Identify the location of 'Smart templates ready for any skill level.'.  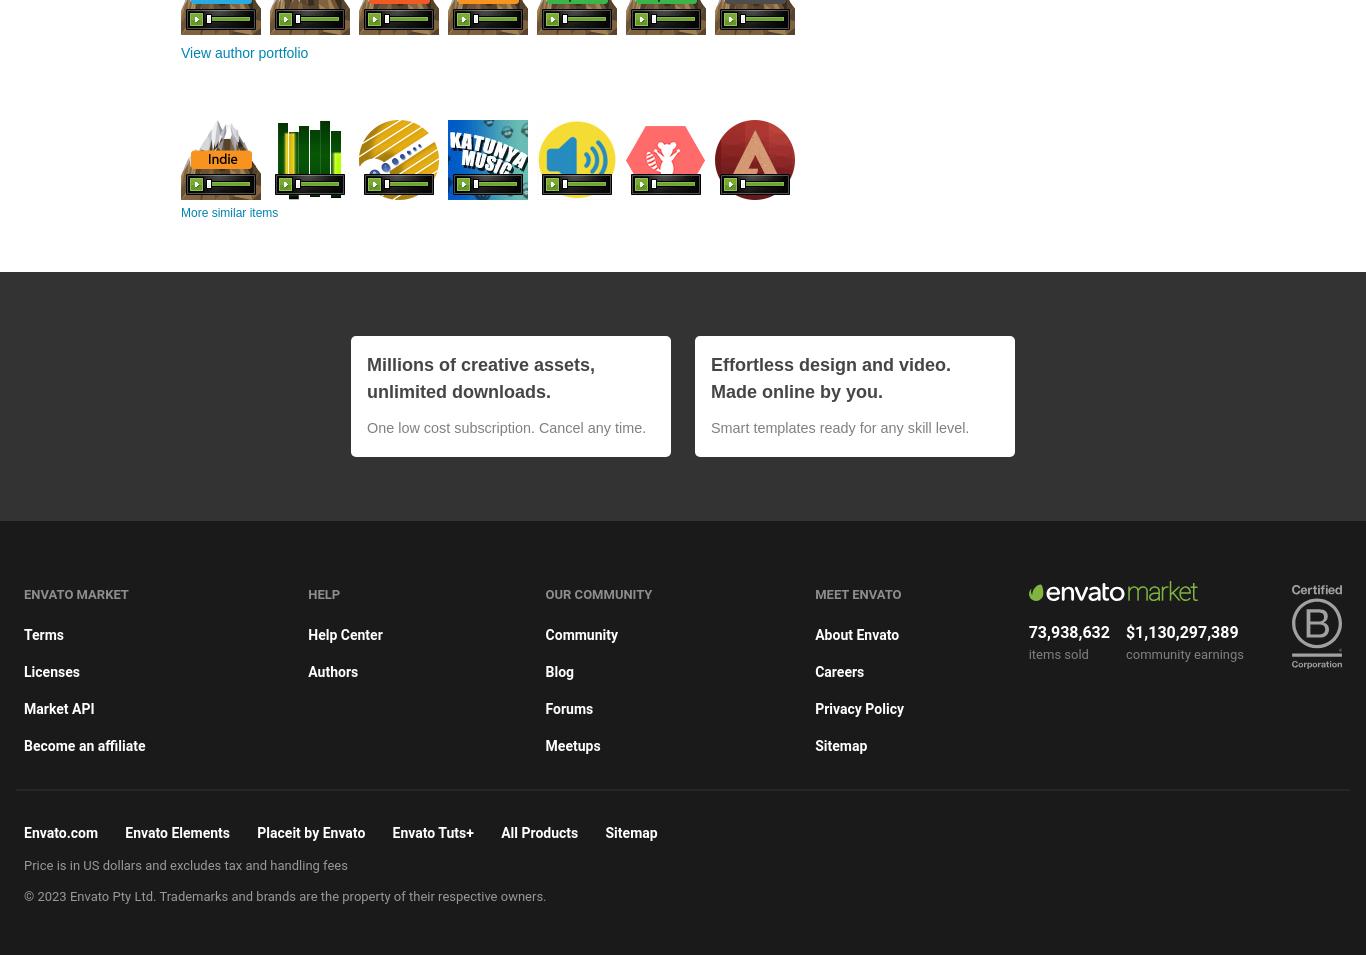
(838, 425).